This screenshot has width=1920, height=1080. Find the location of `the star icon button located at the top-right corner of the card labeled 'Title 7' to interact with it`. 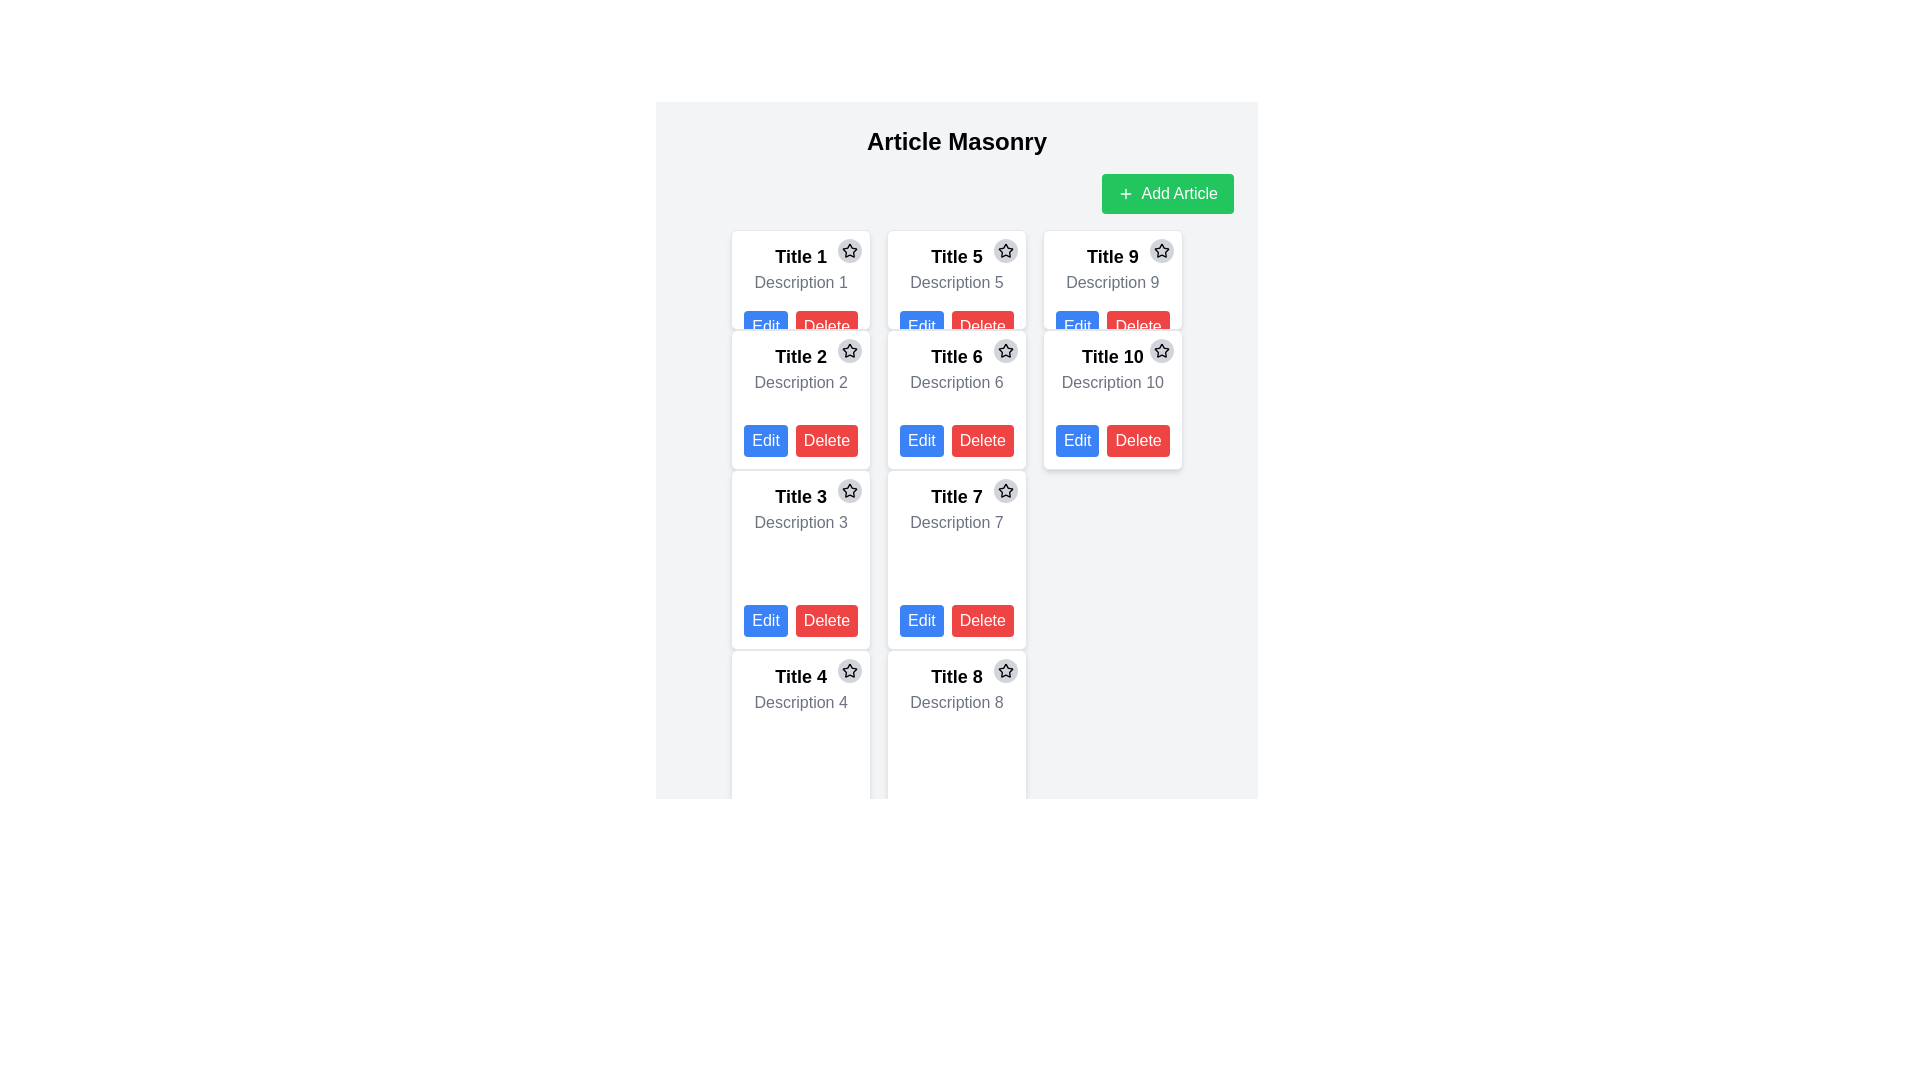

the star icon button located at the top-right corner of the card labeled 'Title 7' to interact with it is located at coordinates (1005, 490).